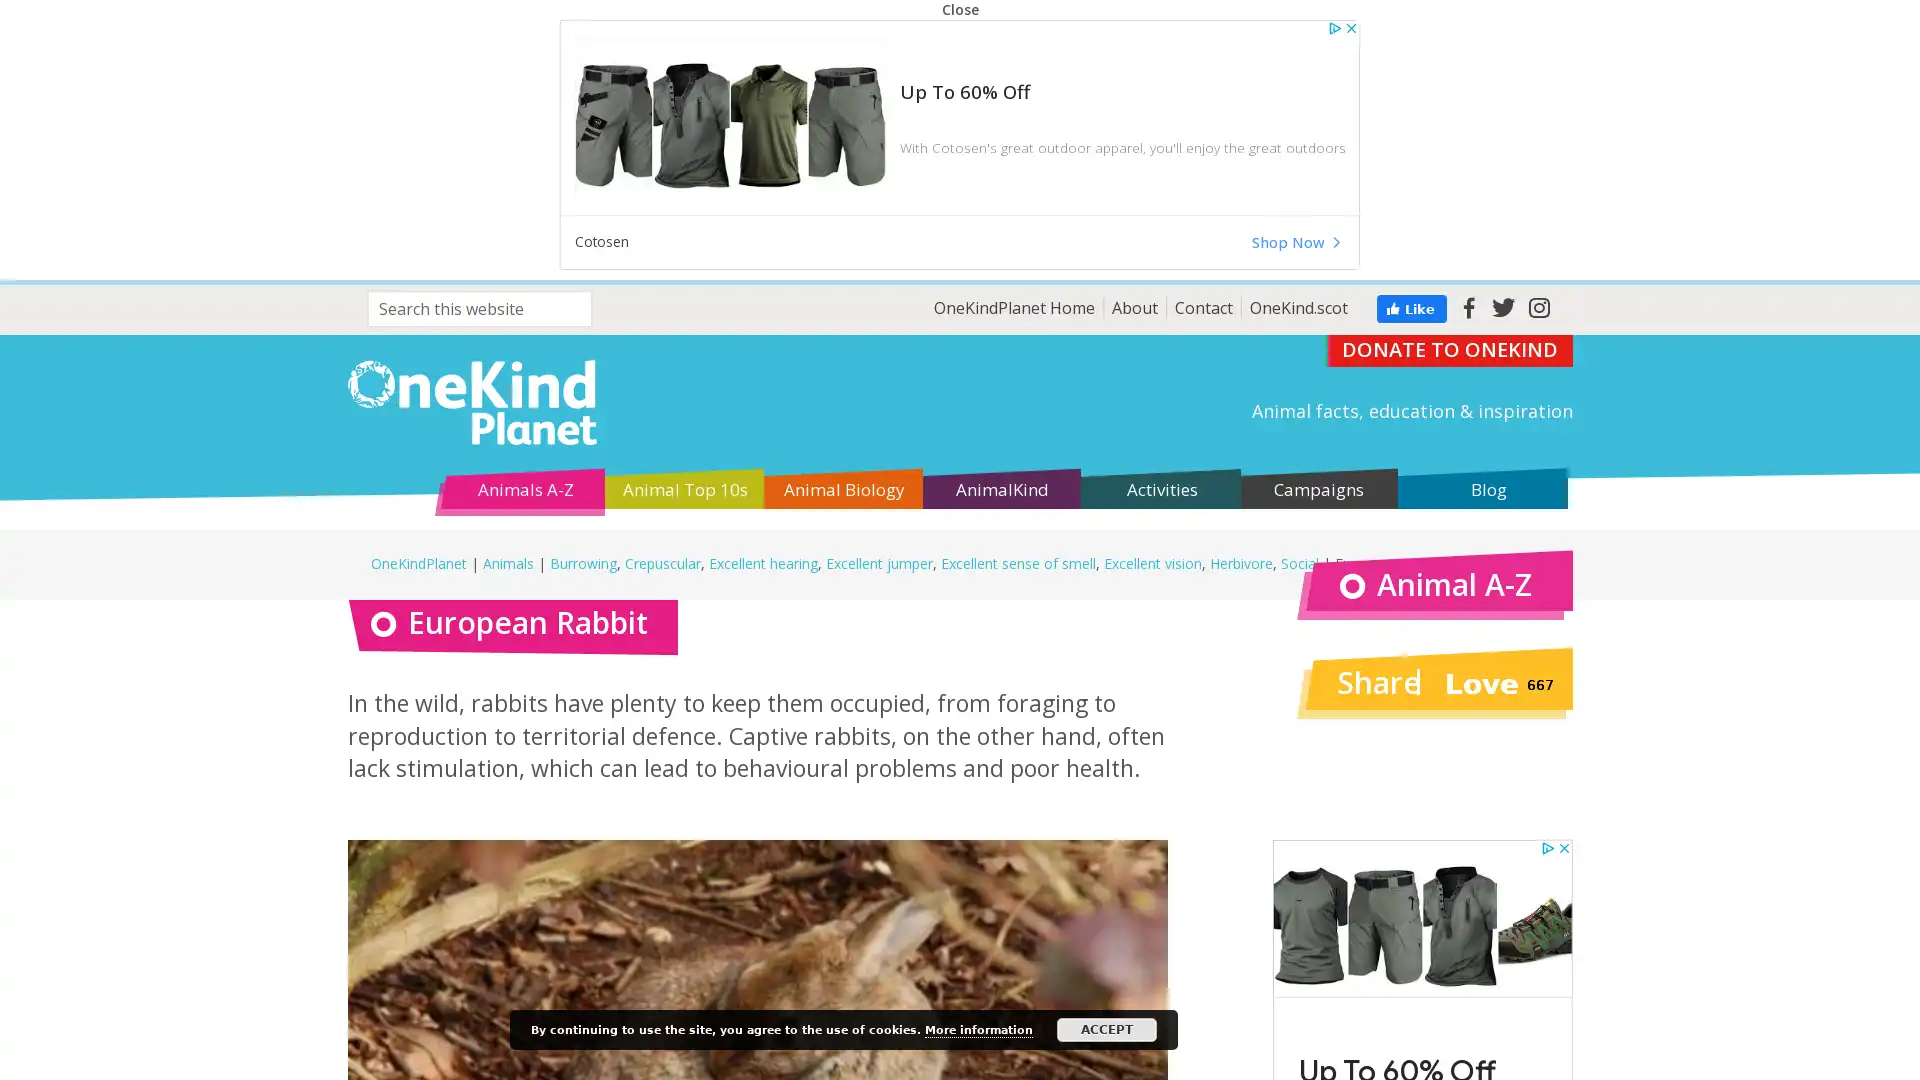 Image resolution: width=1920 pixels, height=1080 pixels. I want to click on Search, so click(589, 290).